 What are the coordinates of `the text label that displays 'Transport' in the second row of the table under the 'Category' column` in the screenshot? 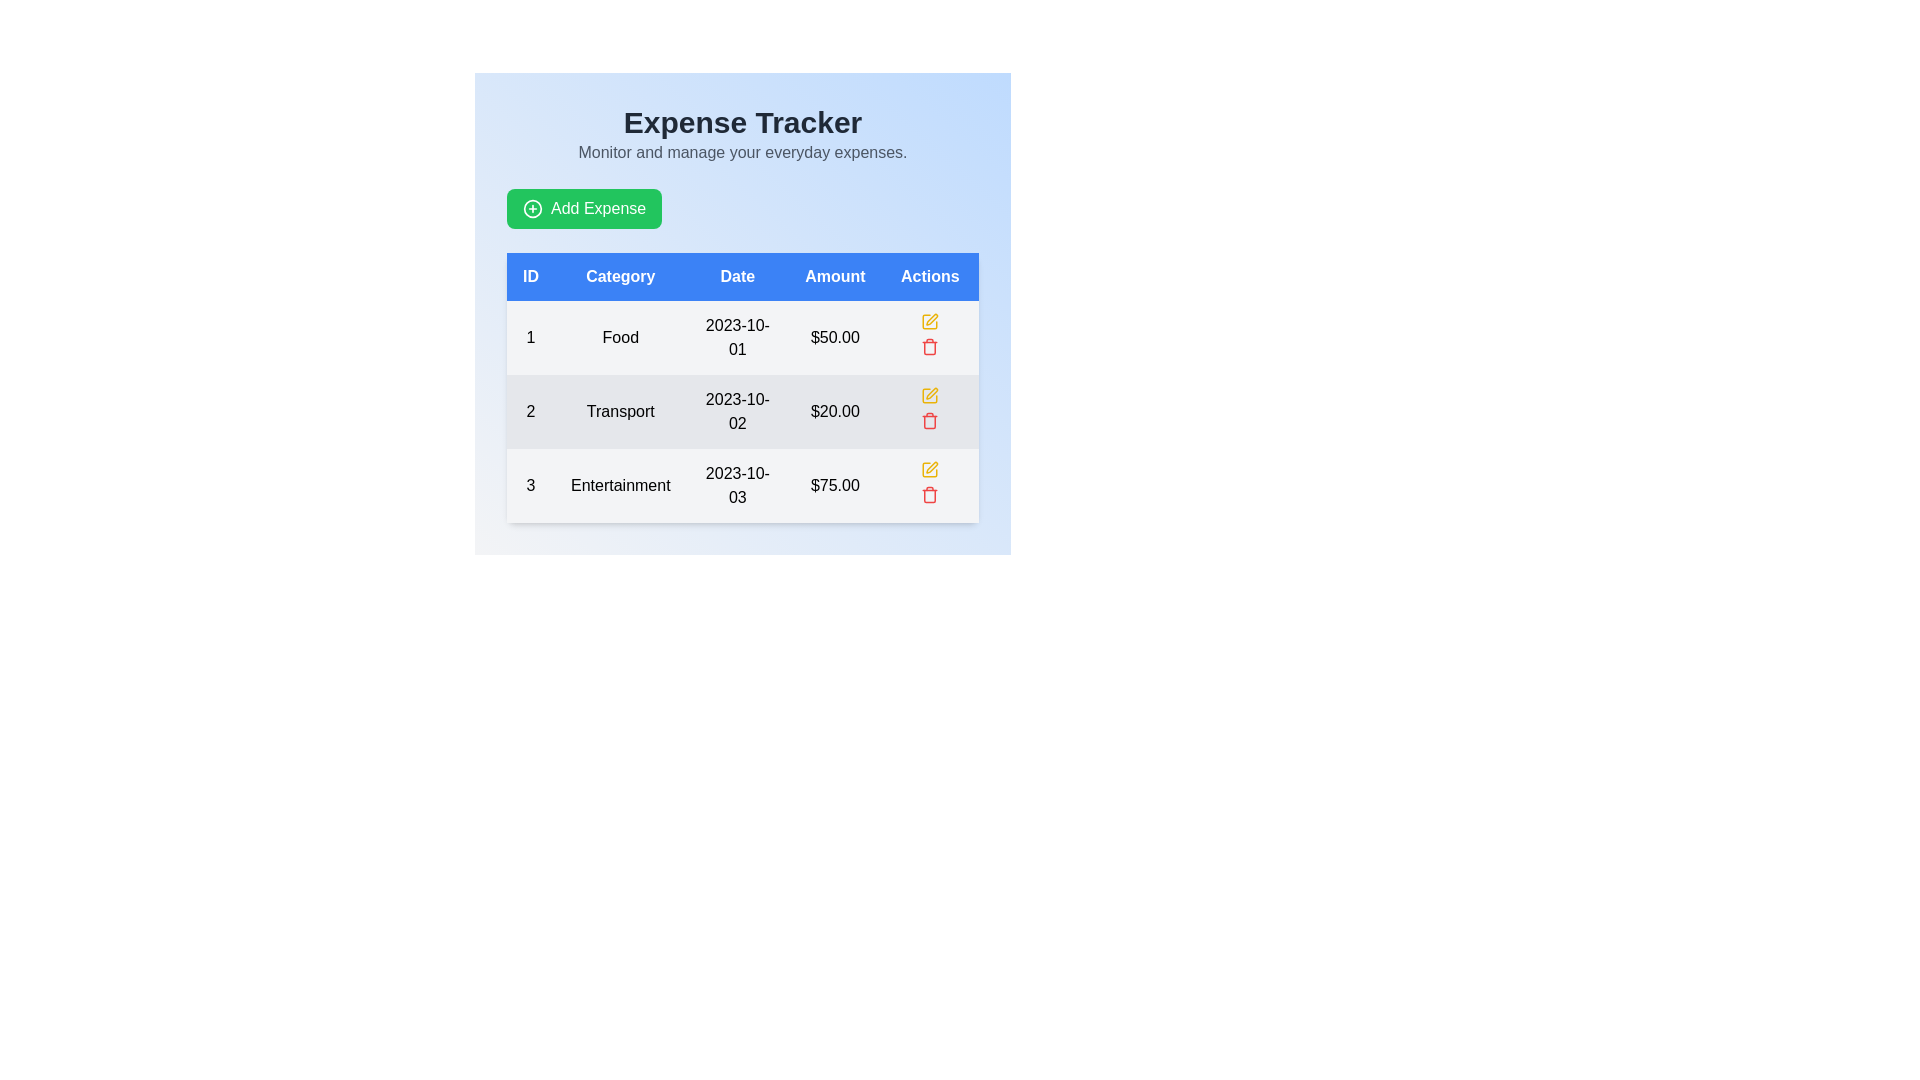 It's located at (619, 411).